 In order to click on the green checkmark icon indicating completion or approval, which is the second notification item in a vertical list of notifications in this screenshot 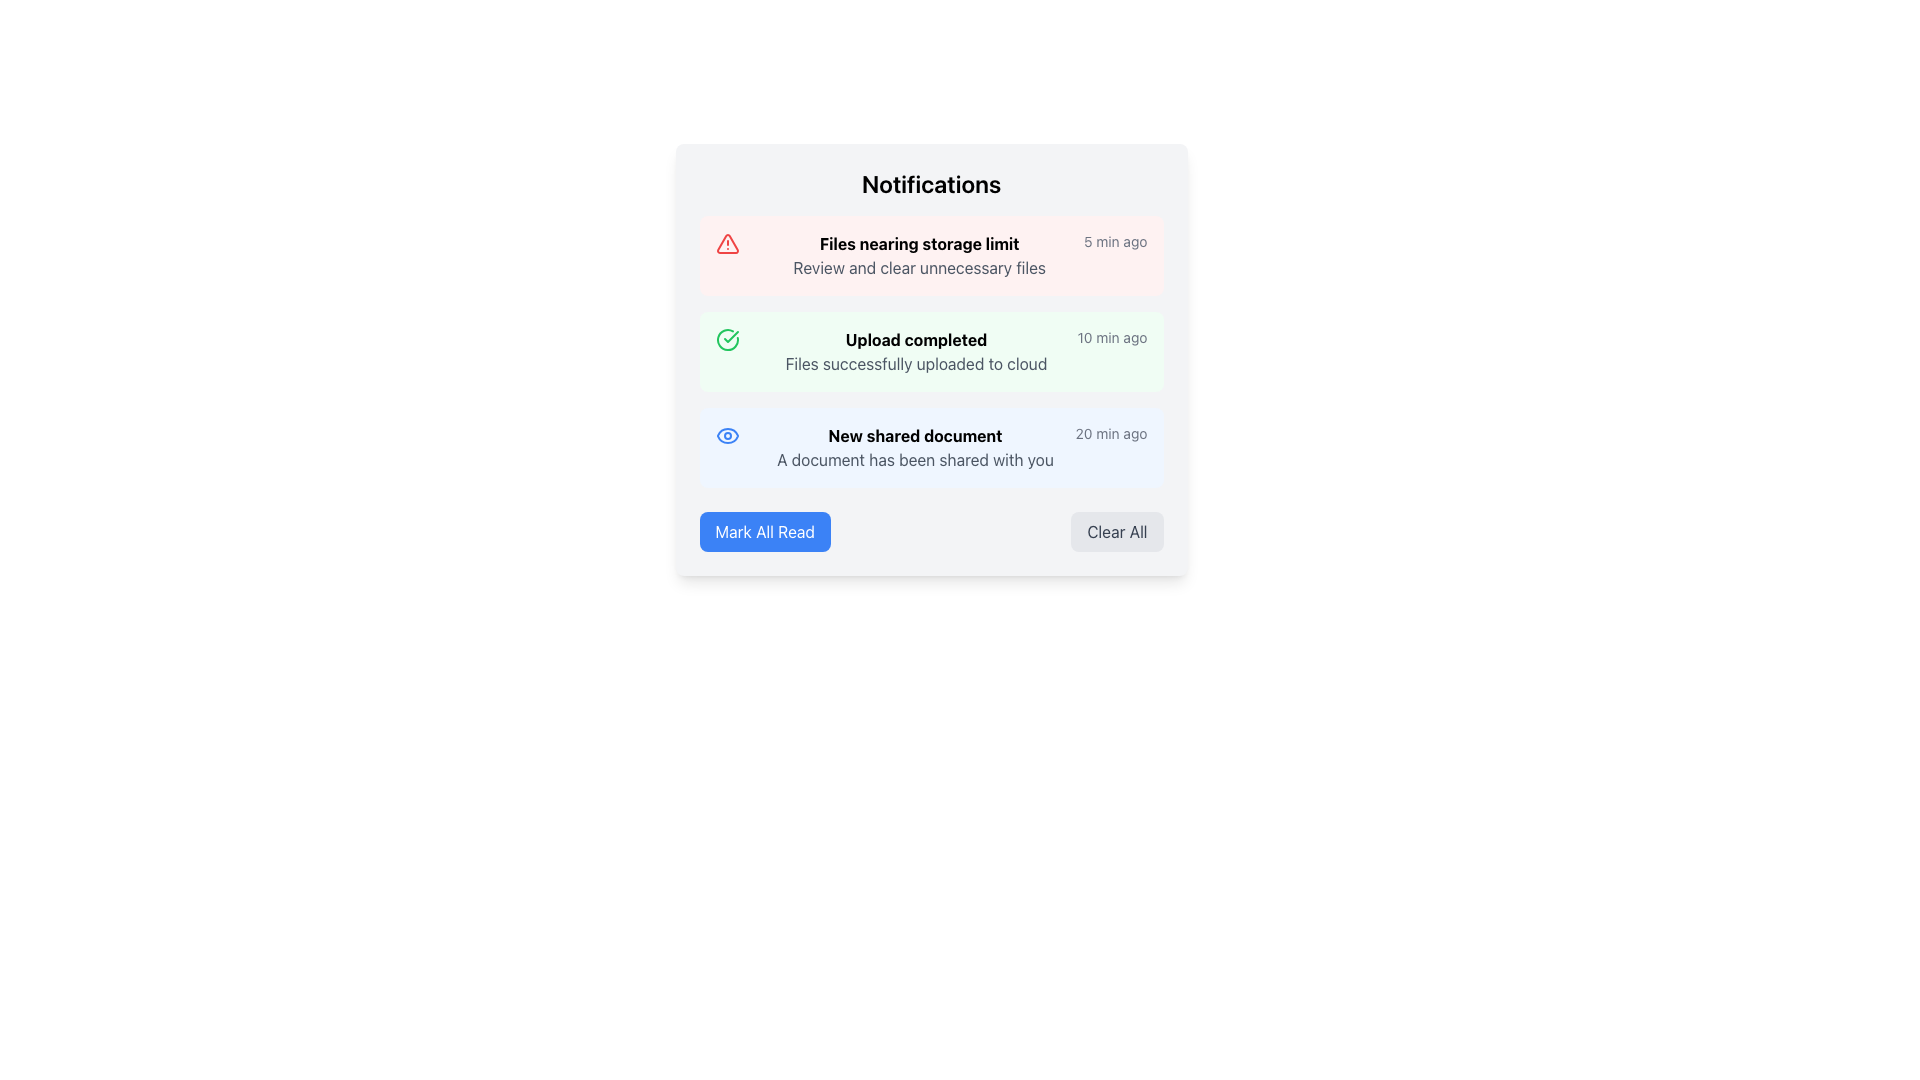, I will do `click(729, 335)`.